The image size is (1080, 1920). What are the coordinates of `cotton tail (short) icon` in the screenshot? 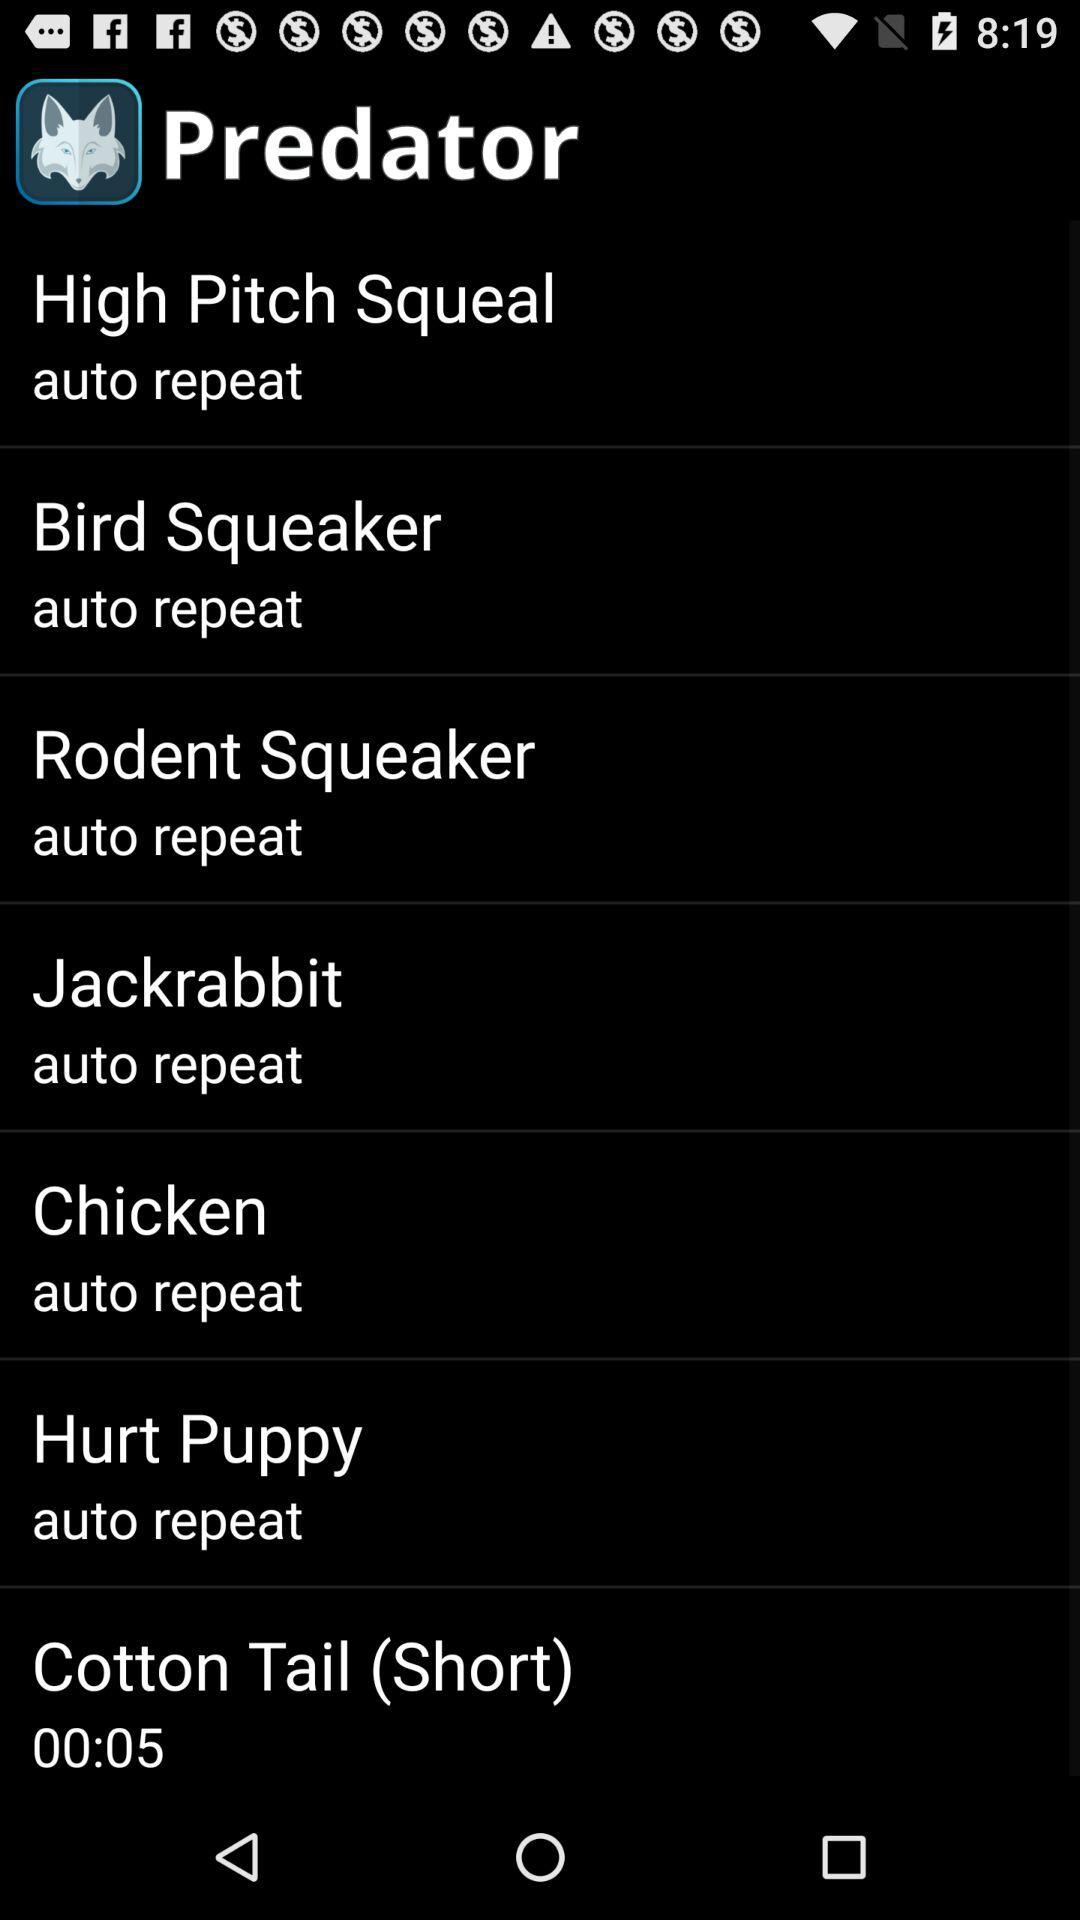 It's located at (303, 1664).